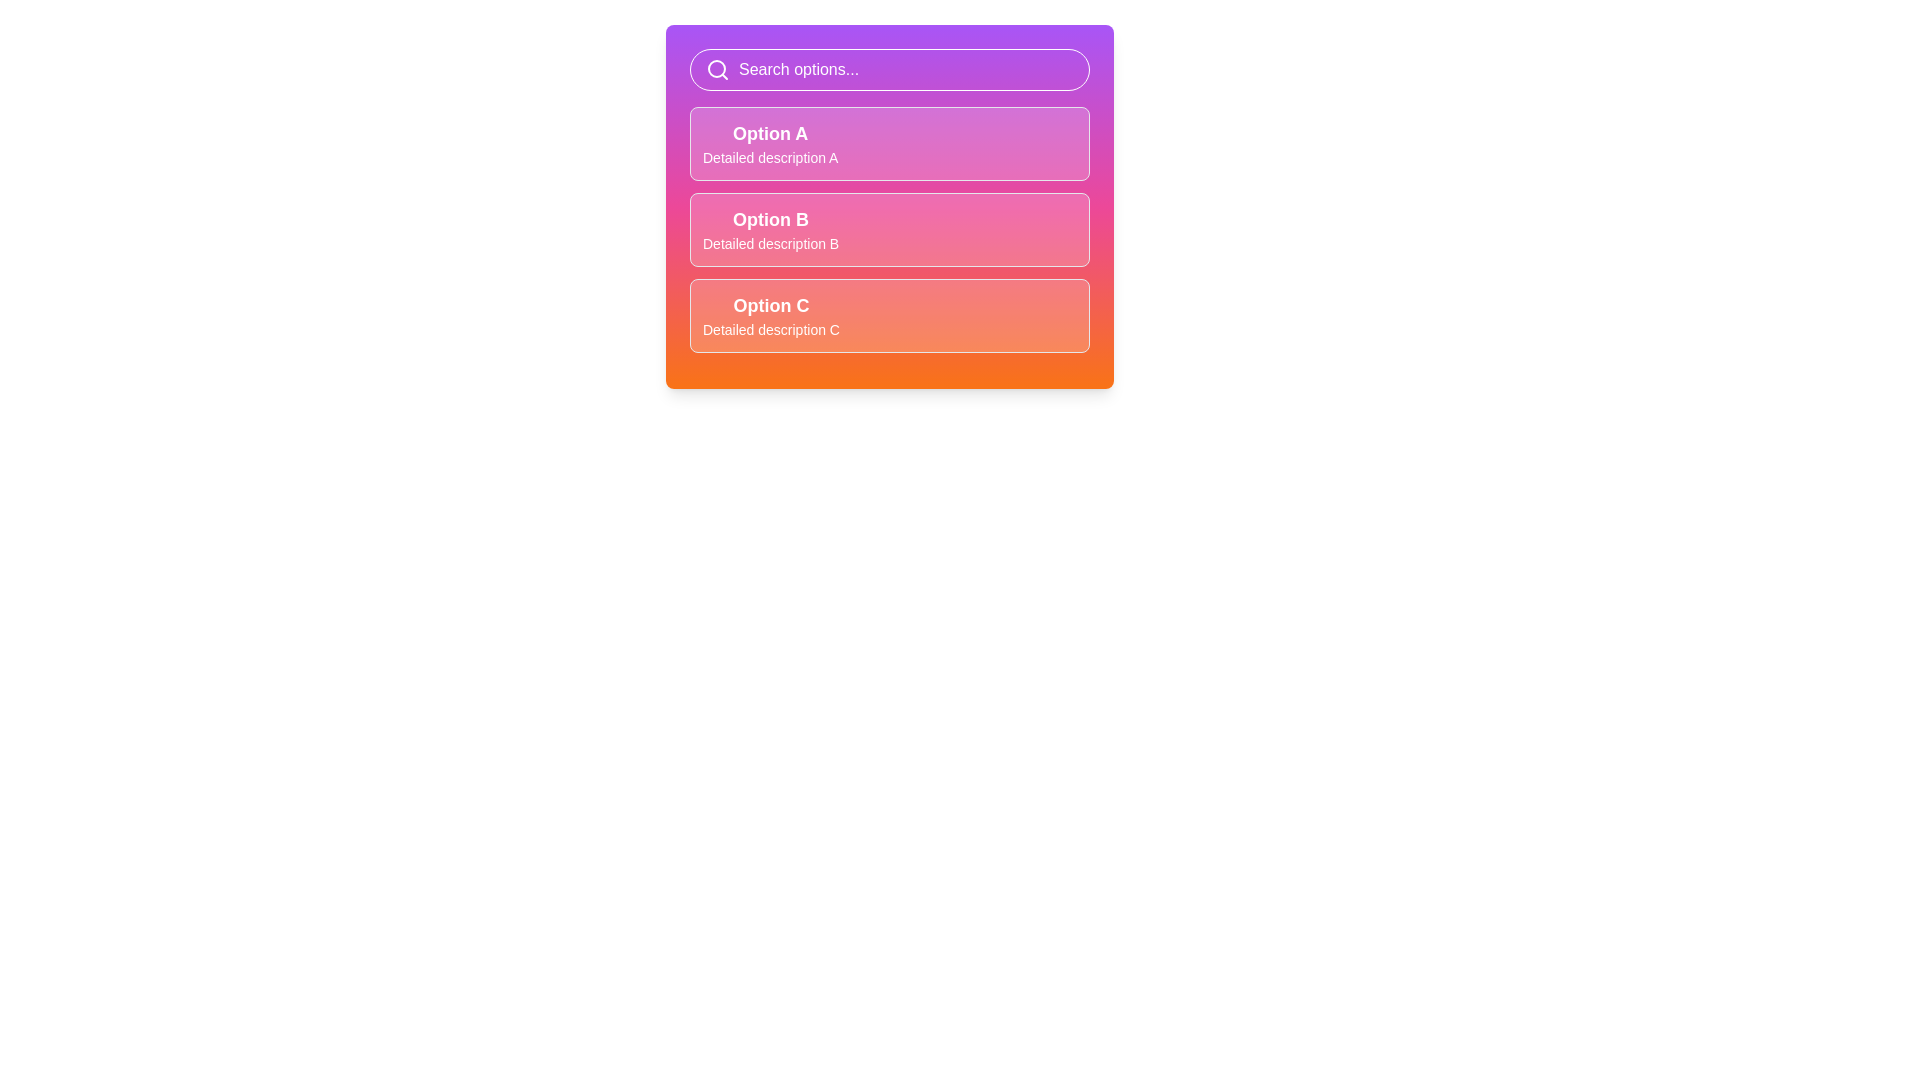  I want to click on the header text in the third row of the vertically stacked list, so click(770, 305).